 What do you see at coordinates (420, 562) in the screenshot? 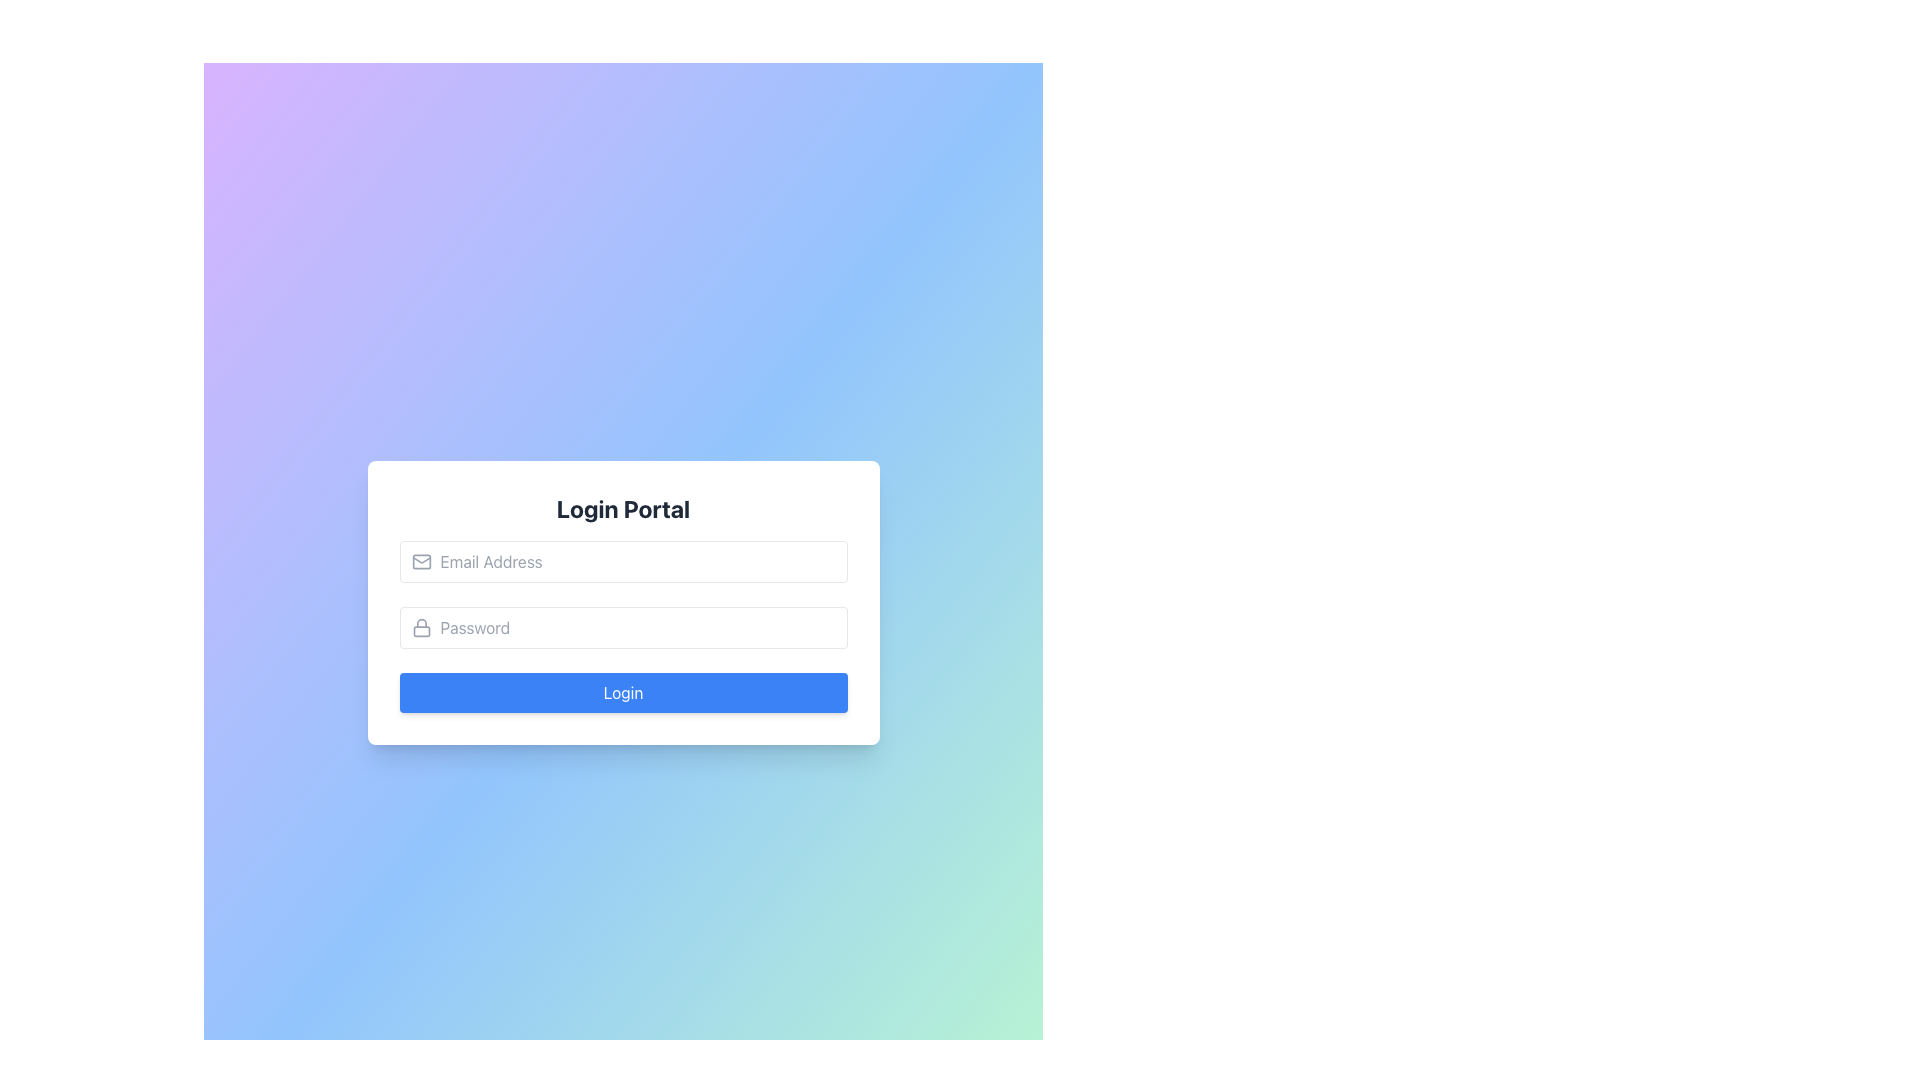
I see `the gray envelope icon located inside the email input field, positioned before the placeholder text 'Email Address'` at bounding box center [420, 562].